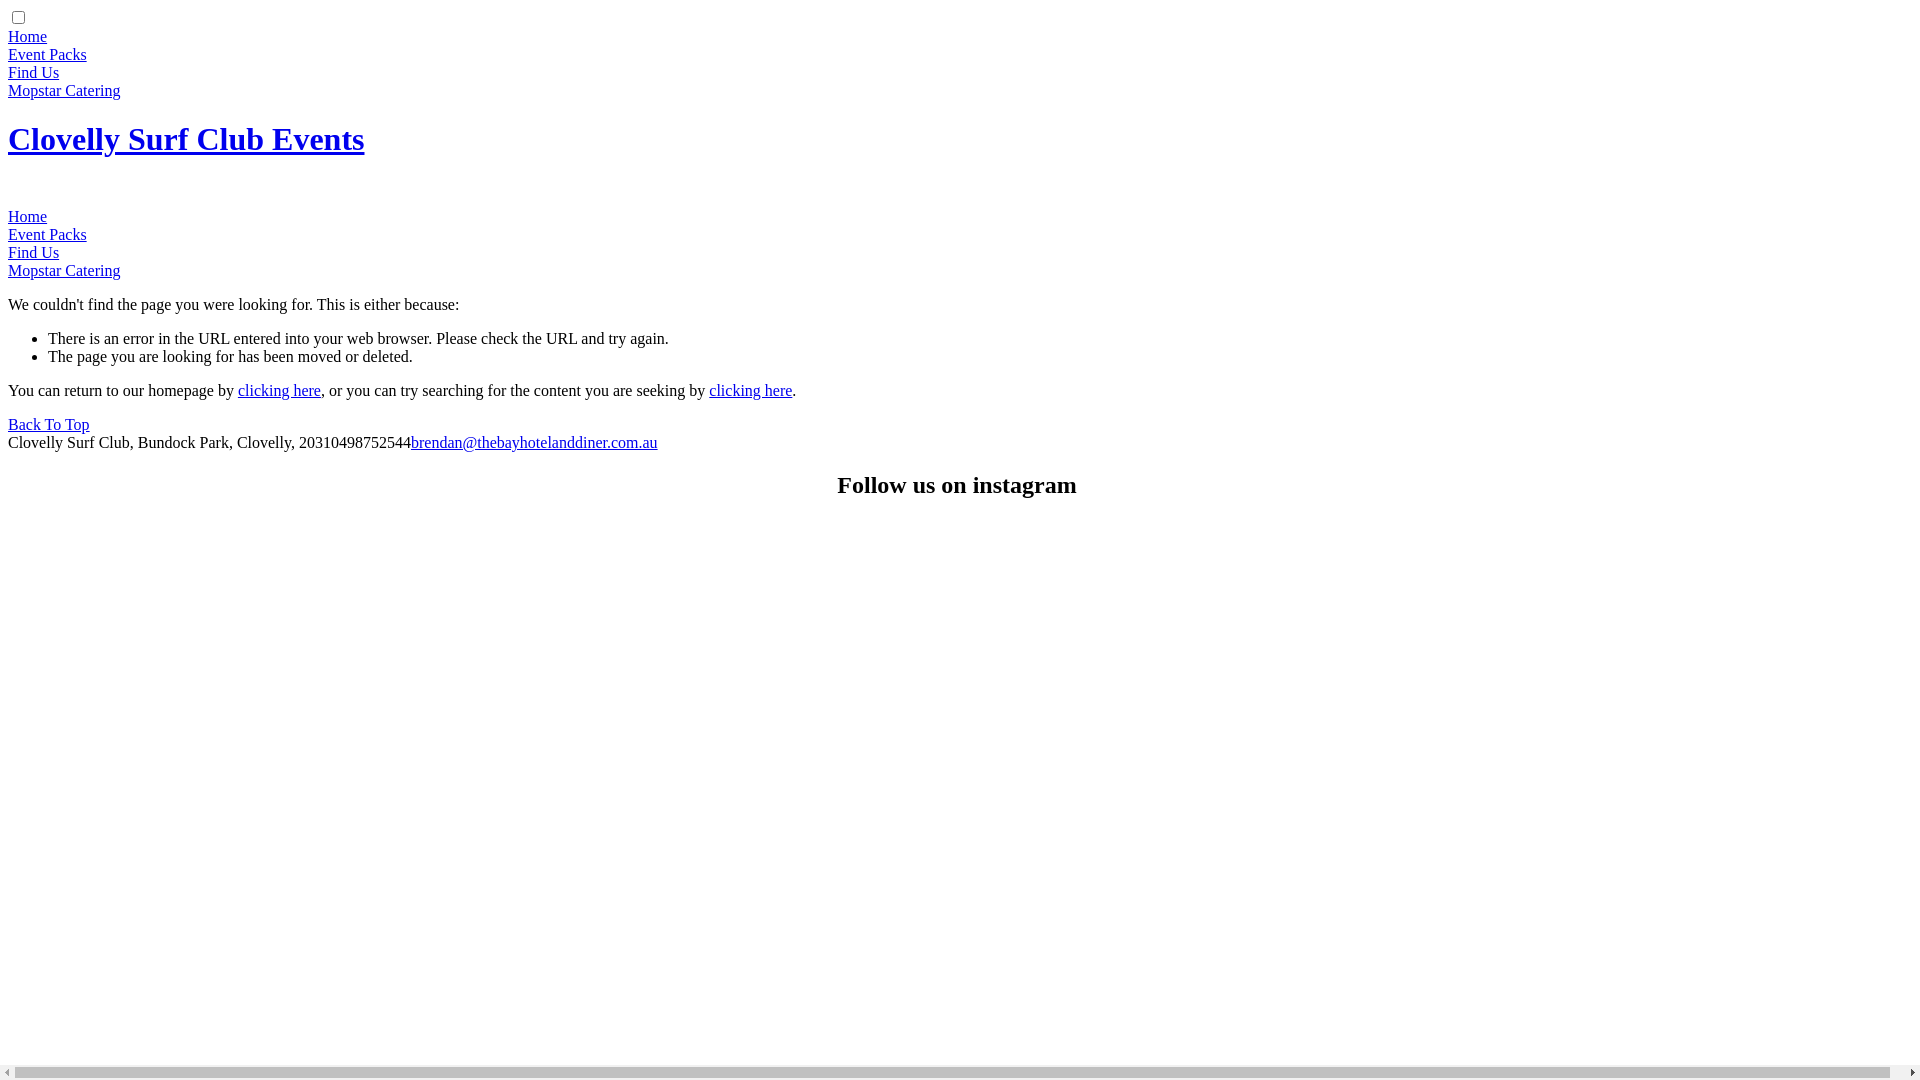 Image resolution: width=1920 pixels, height=1080 pixels. Describe the element at coordinates (47, 233) in the screenshot. I see `'Event Packs'` at that location.